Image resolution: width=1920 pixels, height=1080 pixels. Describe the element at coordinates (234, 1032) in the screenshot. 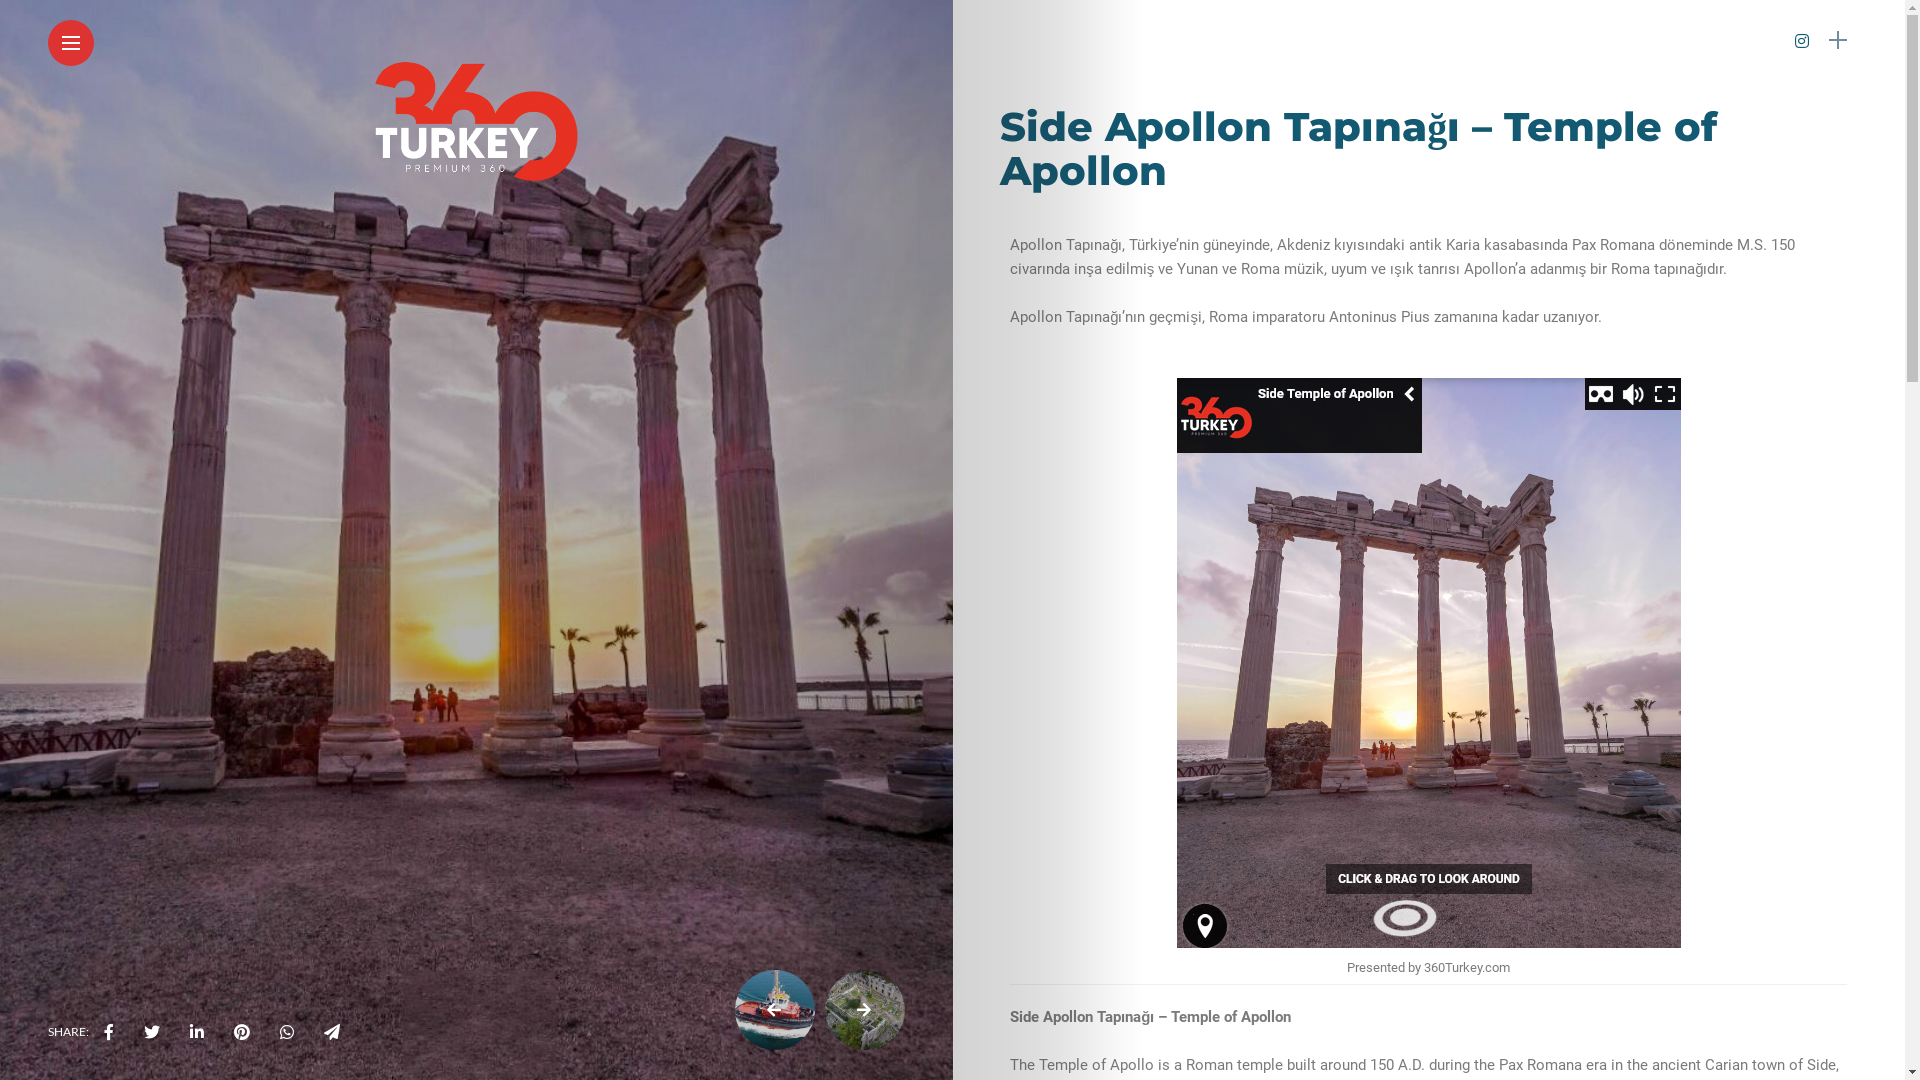

I see `'pinterest'` at that location.